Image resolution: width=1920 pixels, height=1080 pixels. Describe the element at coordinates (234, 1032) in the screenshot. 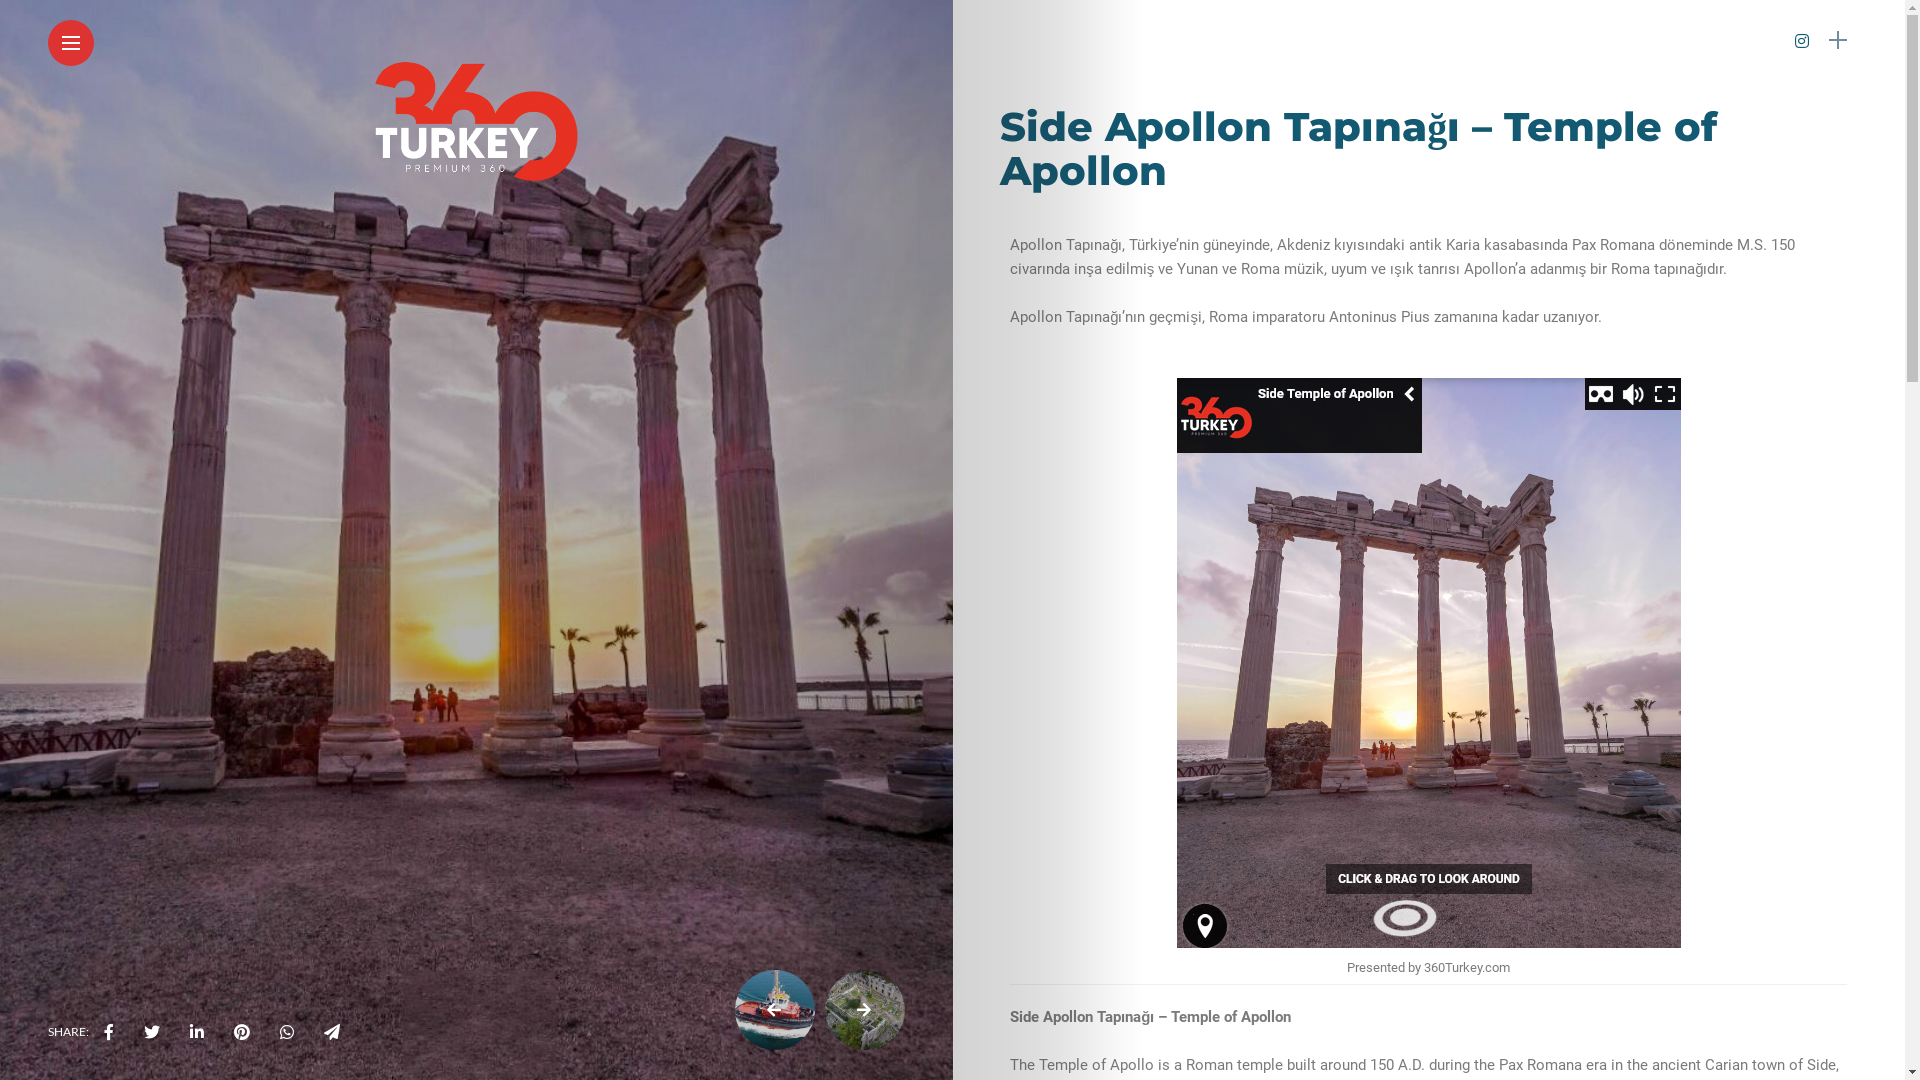

I see `'pinterest'` at that location.